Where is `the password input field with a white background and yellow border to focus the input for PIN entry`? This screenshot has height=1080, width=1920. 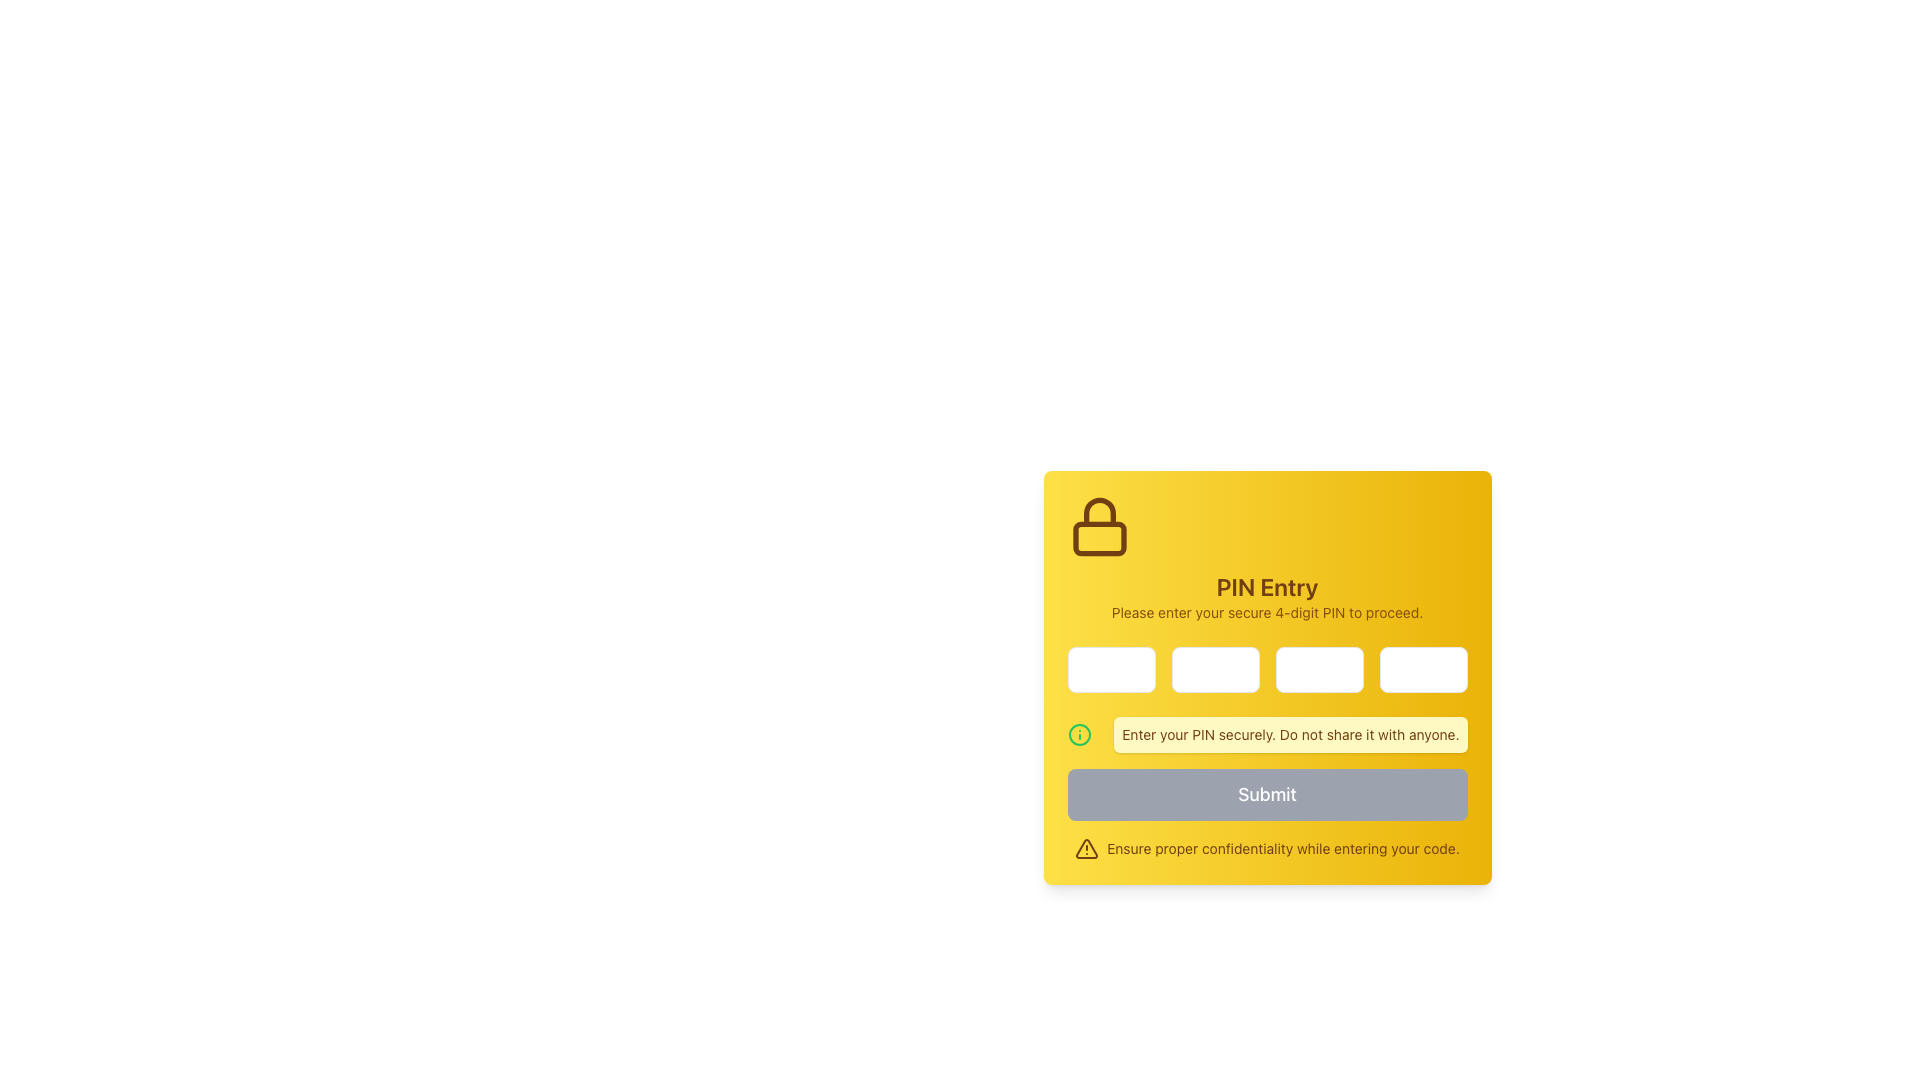 the password input field with a white background and yellow border to focus the input for PIN entry is located at coordinates (1110, 670).